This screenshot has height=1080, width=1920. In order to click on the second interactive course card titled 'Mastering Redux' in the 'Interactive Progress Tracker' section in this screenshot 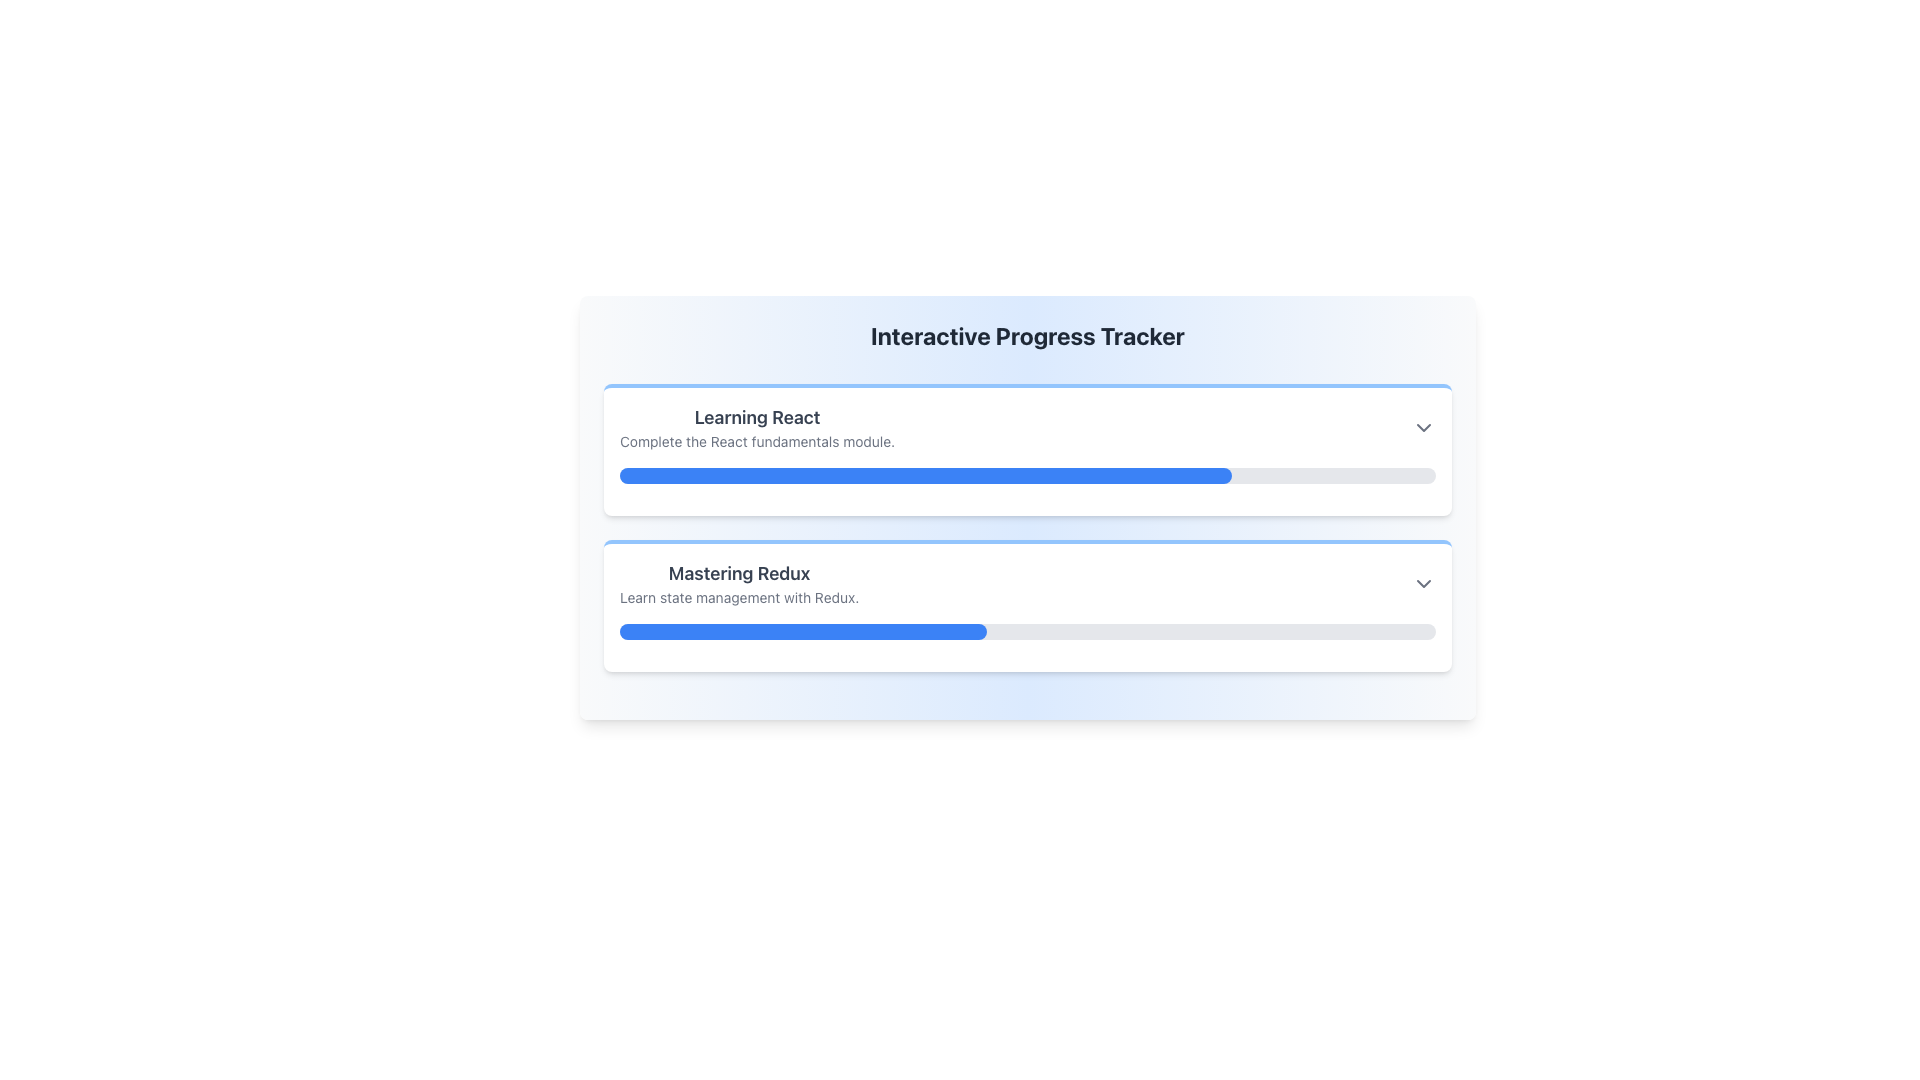, I will do `click(1027, 583)`.